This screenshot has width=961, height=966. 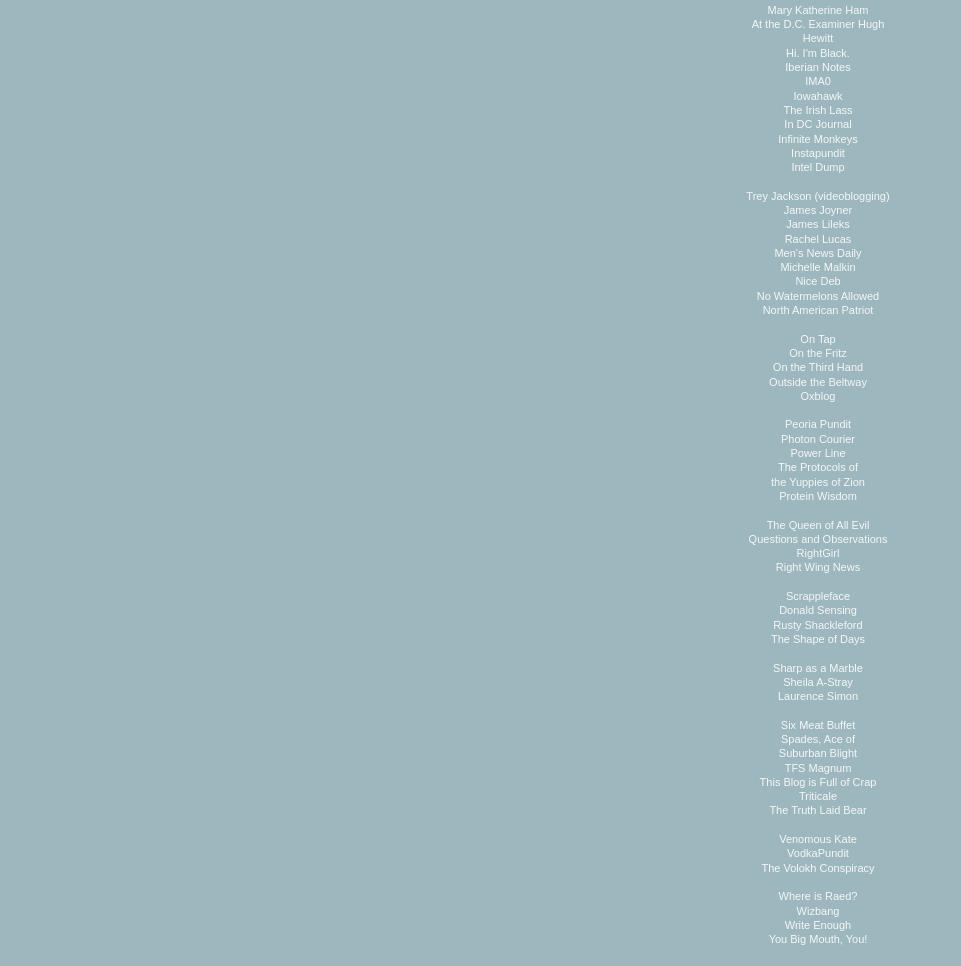 What do you see at coordinates (794, 908) in the screenshot?
I see `'Wizbang'` at bounding box center [794, 908].